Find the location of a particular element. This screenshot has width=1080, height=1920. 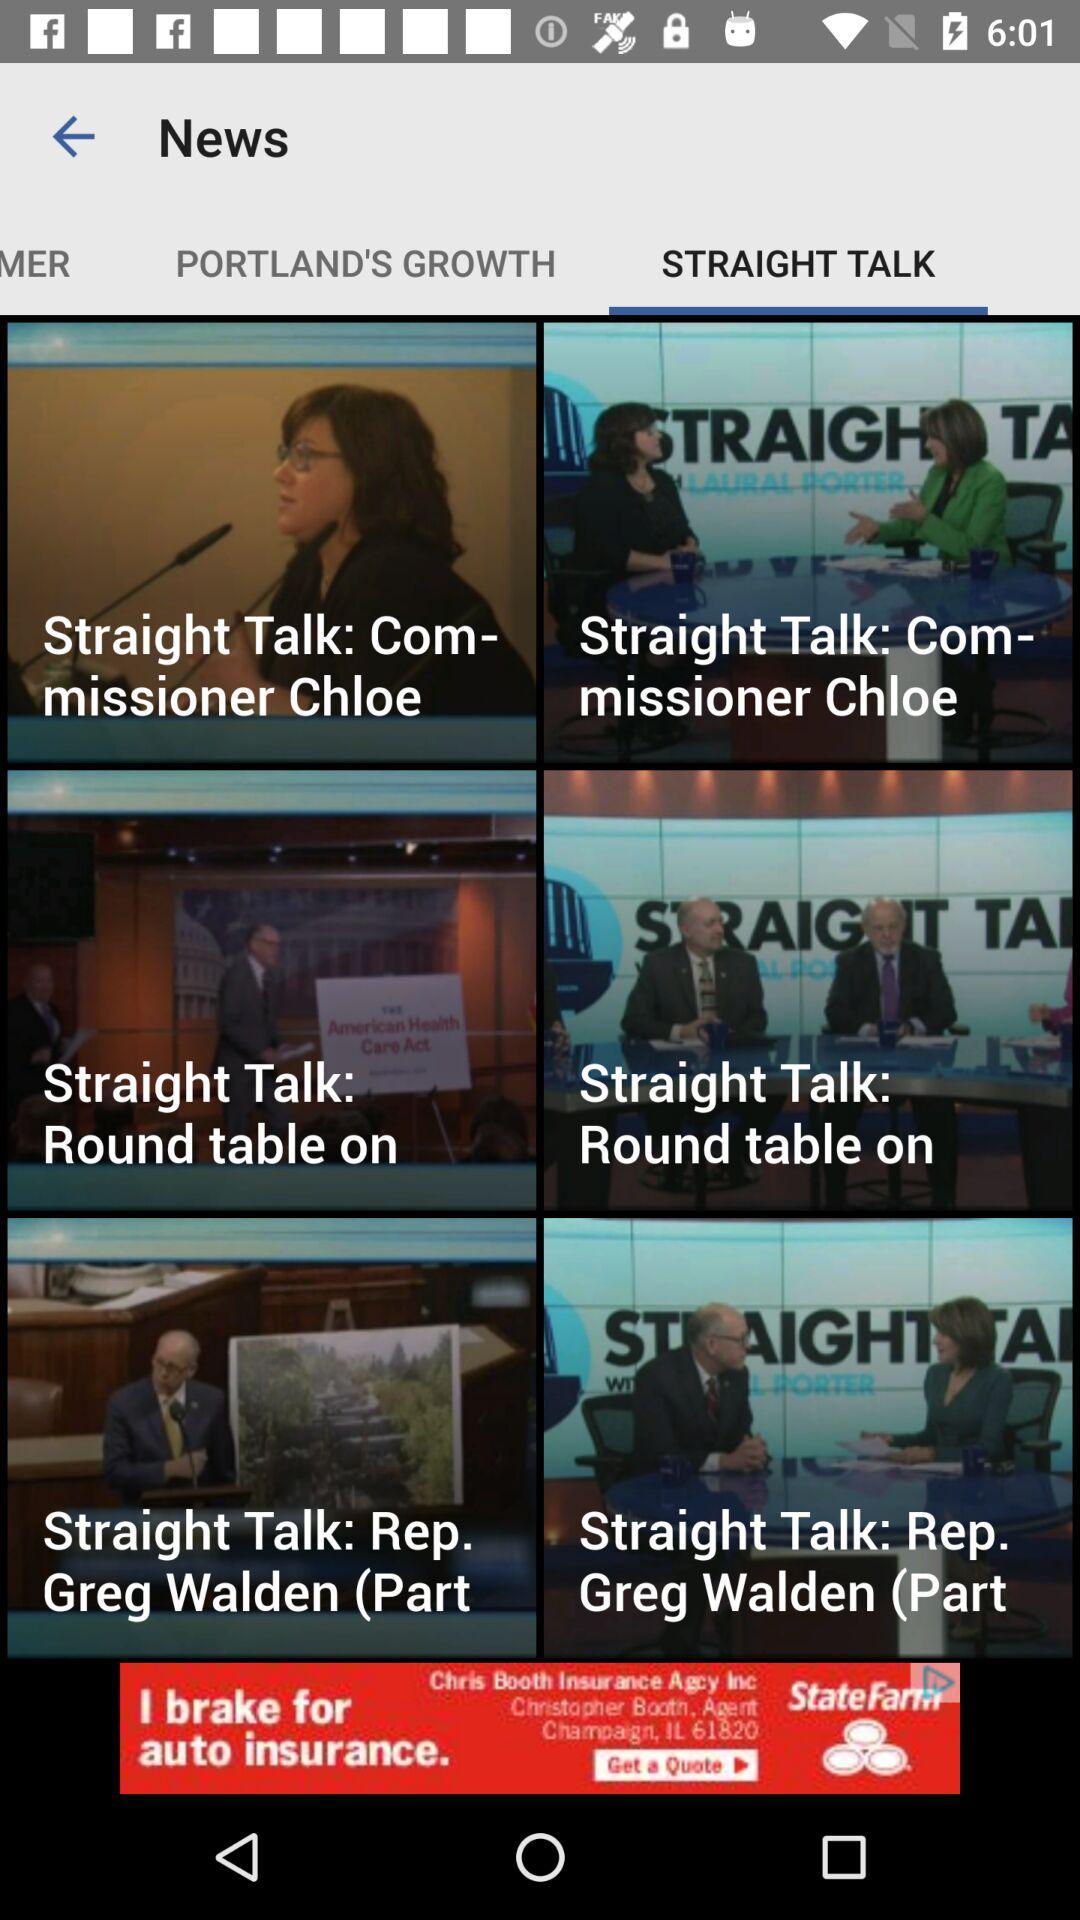

its an advertisement is located at coordinates (540, 1727).